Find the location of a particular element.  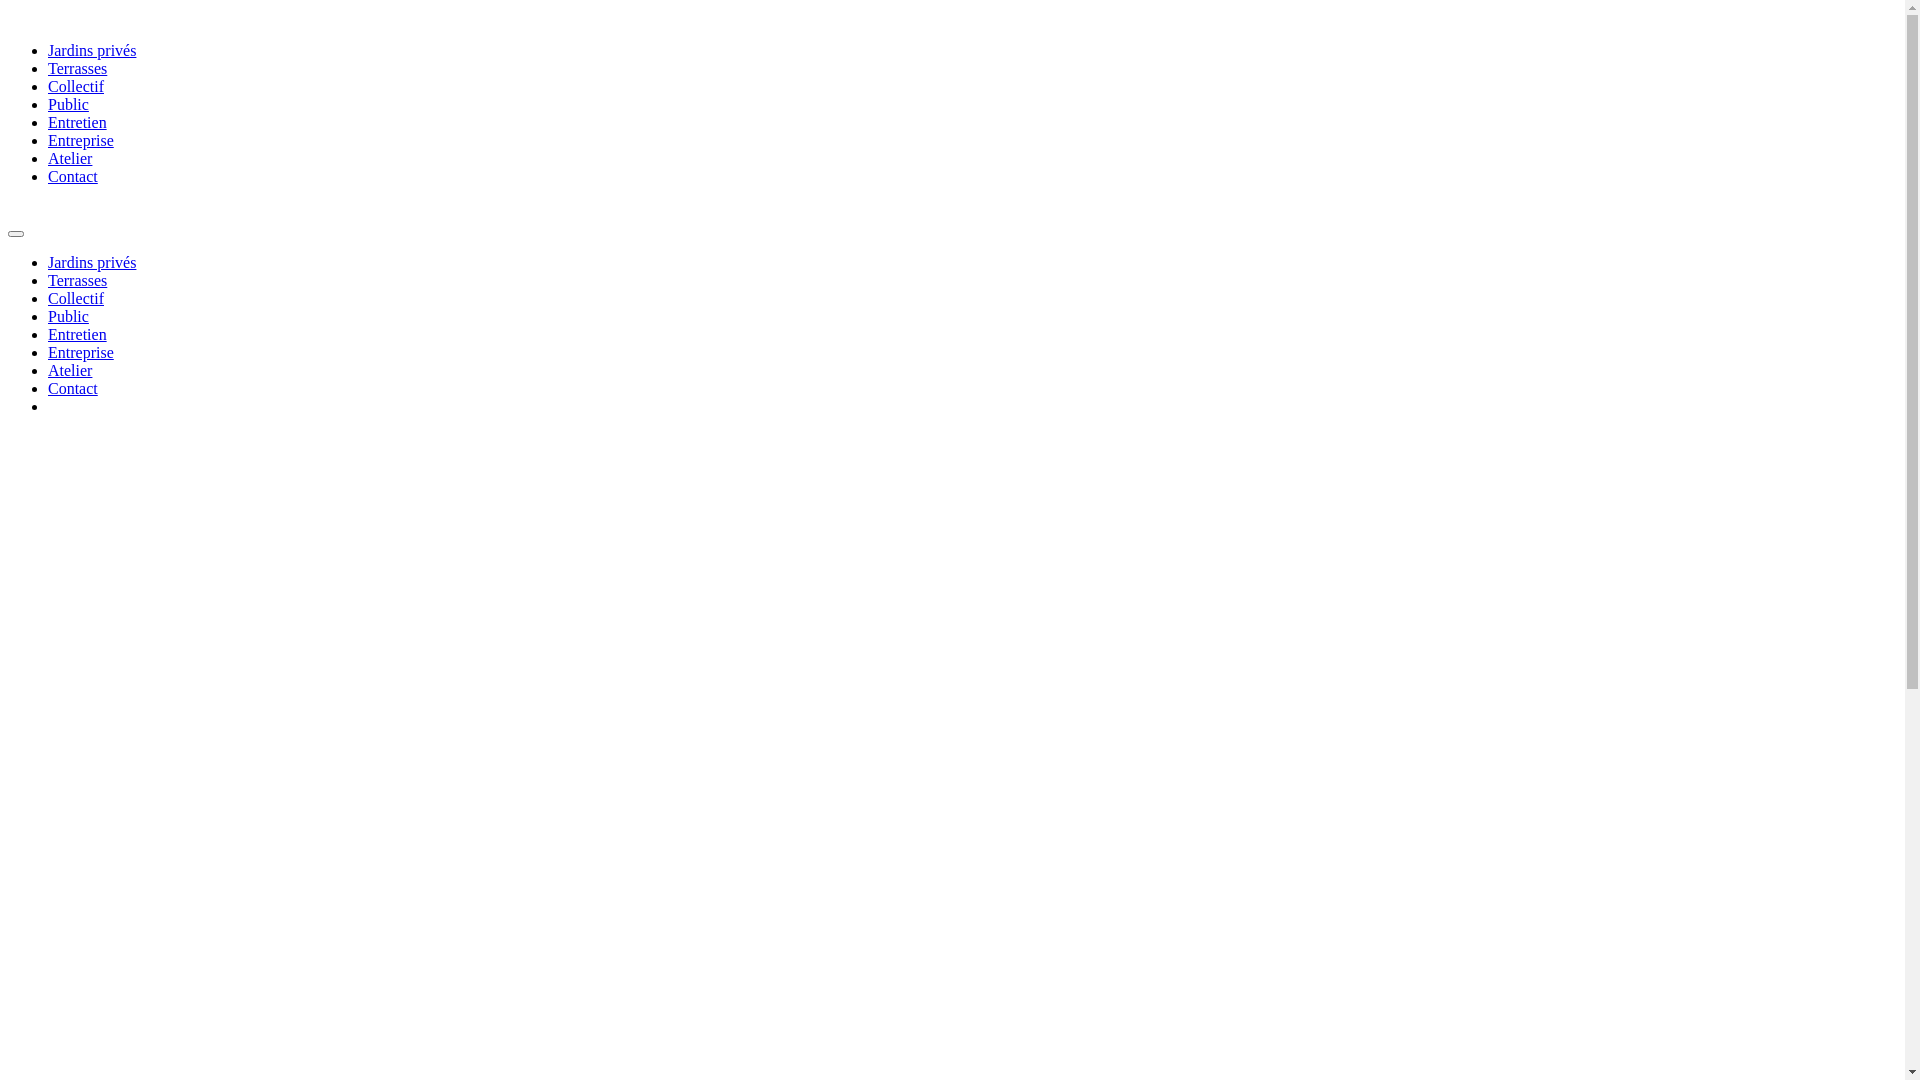

'Contact' is located at coordinates (72, 175).